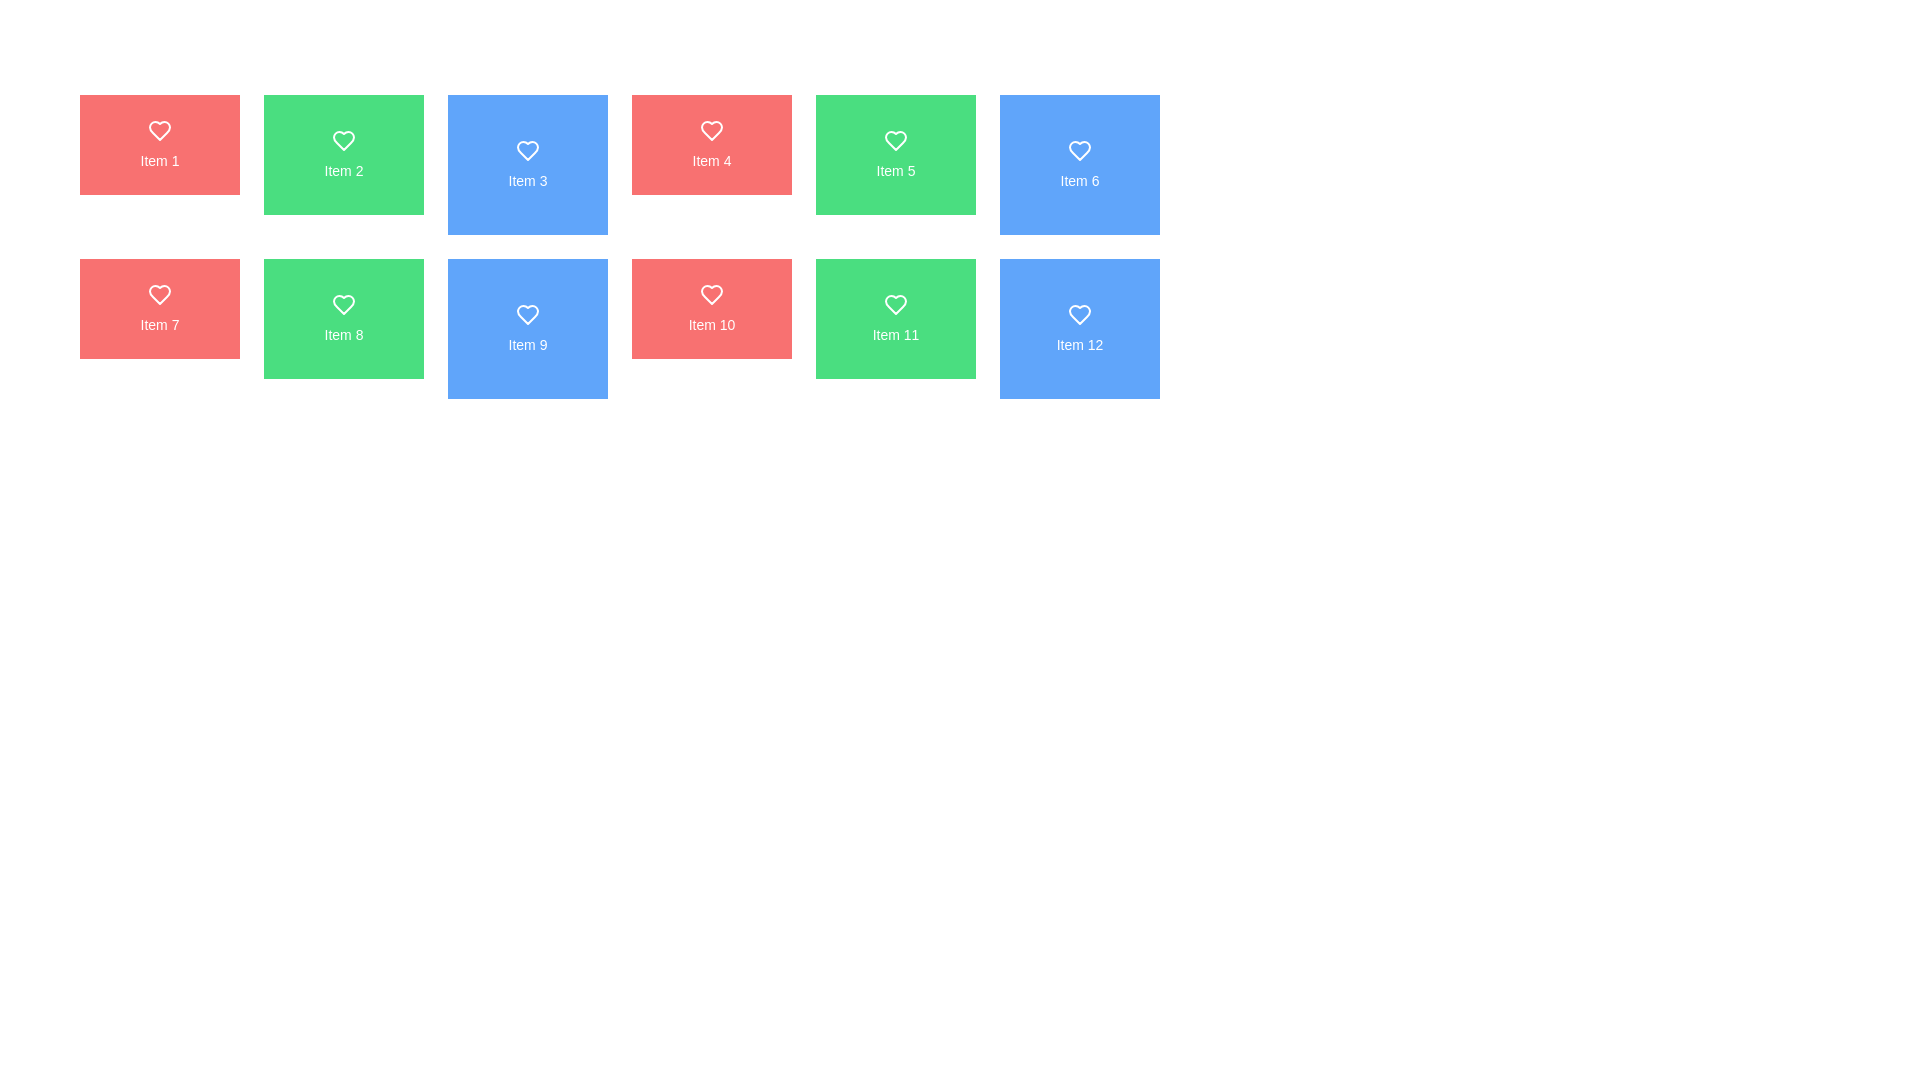  Describe the element at coordinates (1079, 181) in the screenshot. I see `the text label that reads 'Item 6', which is styled in white text and located within a blue rectangular area in the grid layout` at that location.